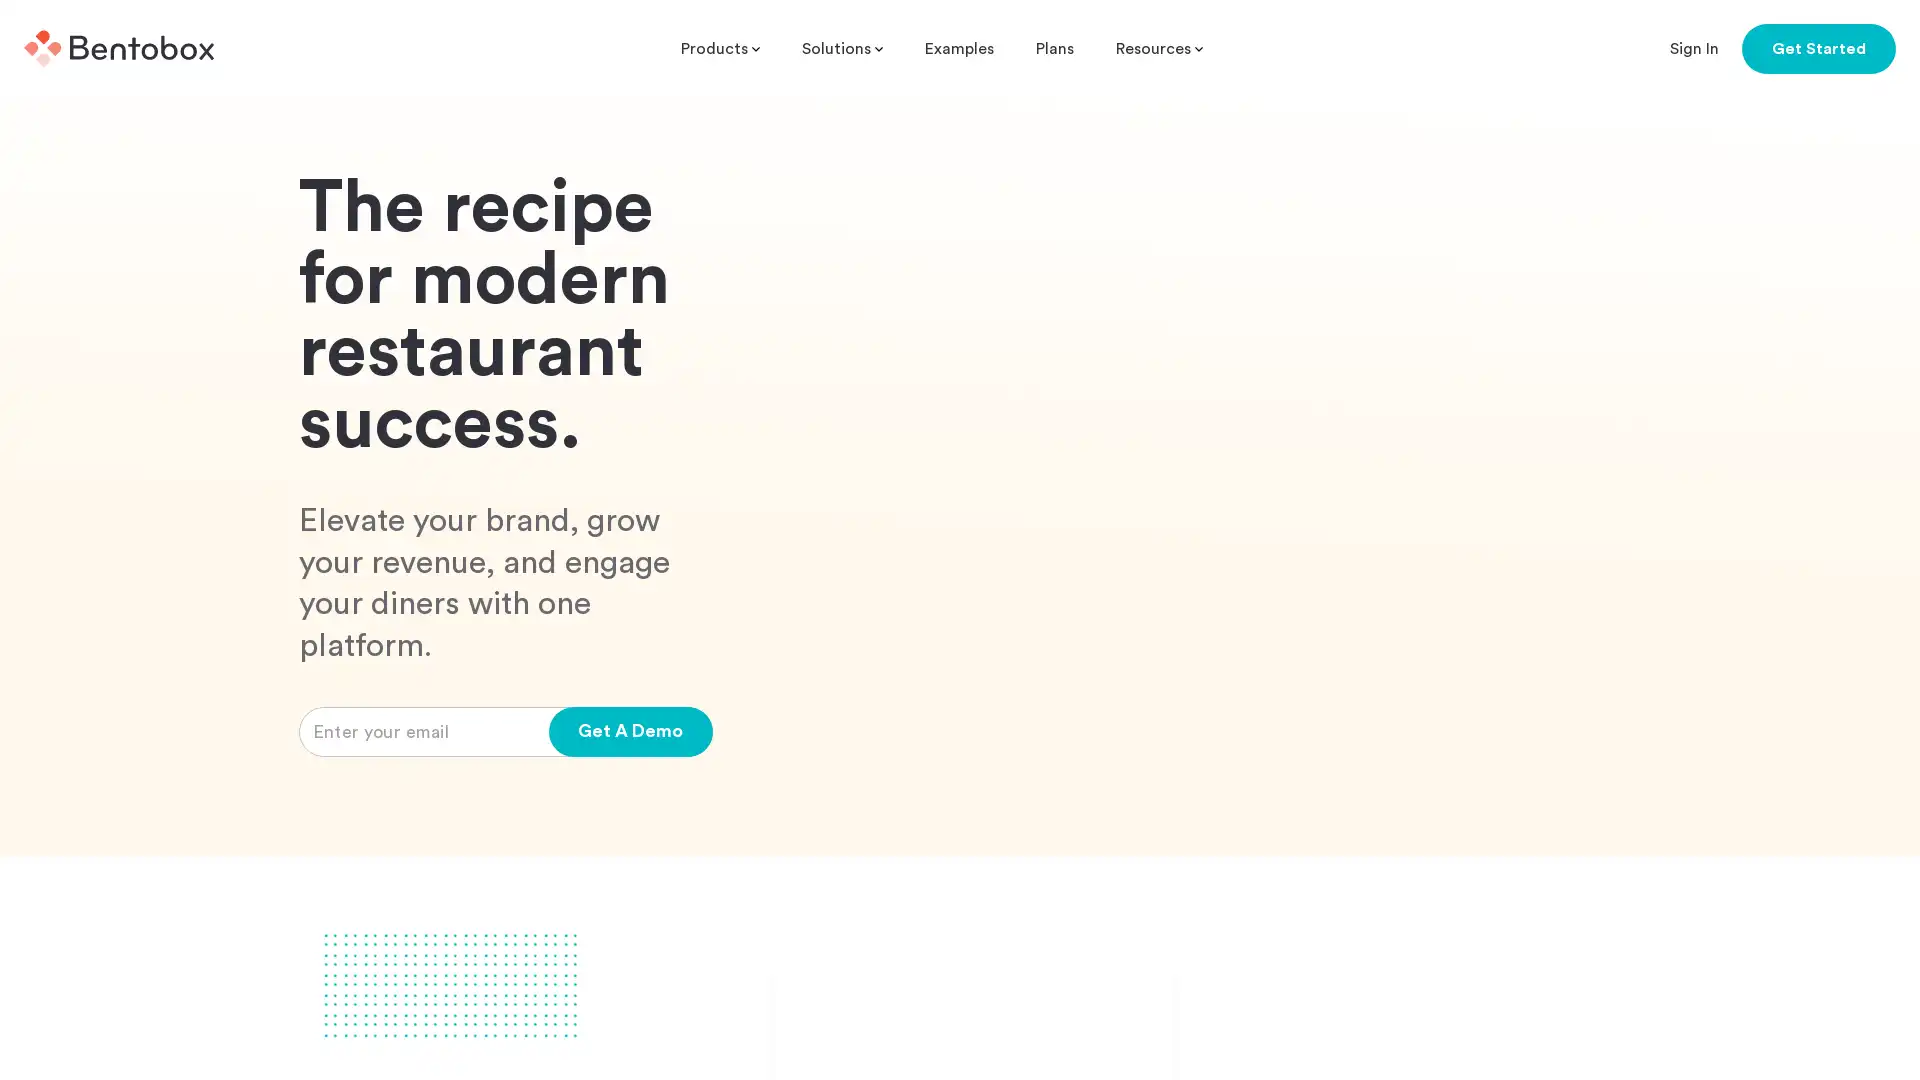  Describe the element at coordinates (842, 48) in the screenshot. I see `Solutions` at that location.